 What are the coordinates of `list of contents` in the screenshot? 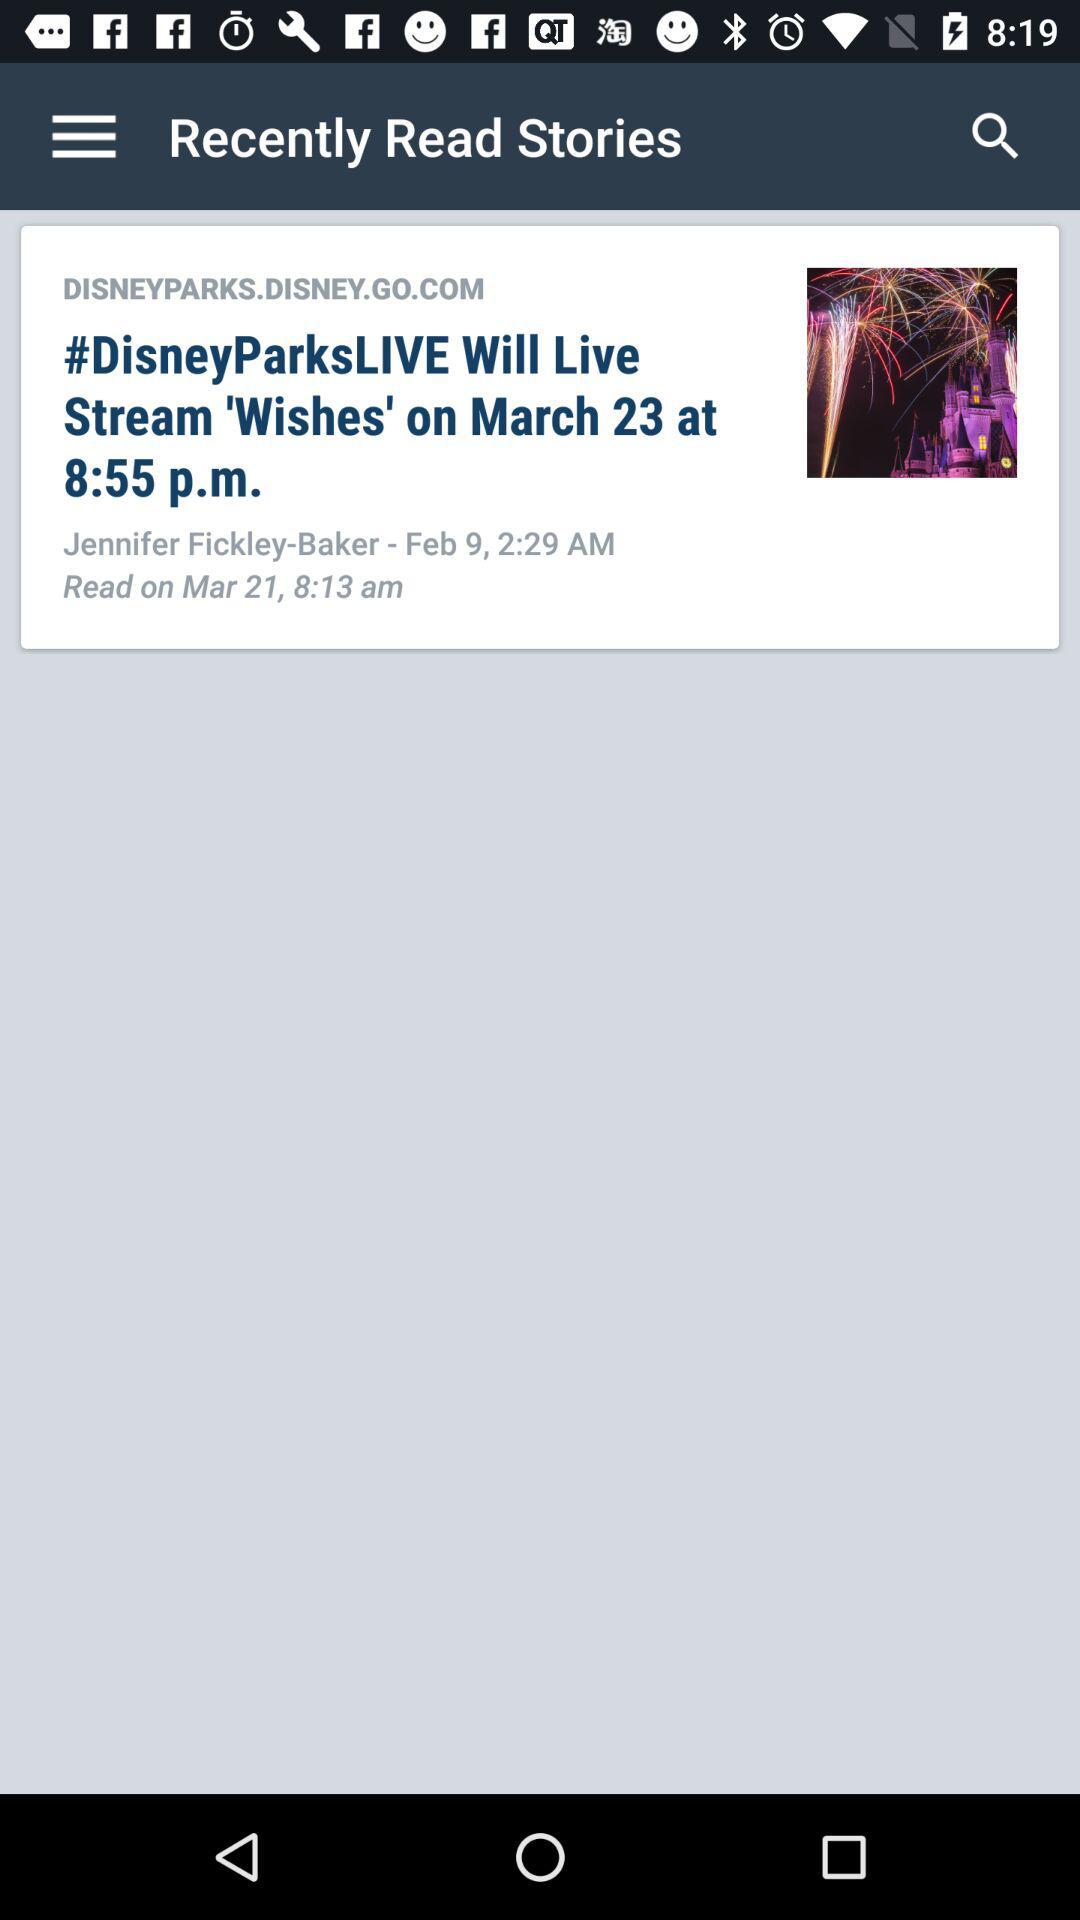 It's located at (104, 135).